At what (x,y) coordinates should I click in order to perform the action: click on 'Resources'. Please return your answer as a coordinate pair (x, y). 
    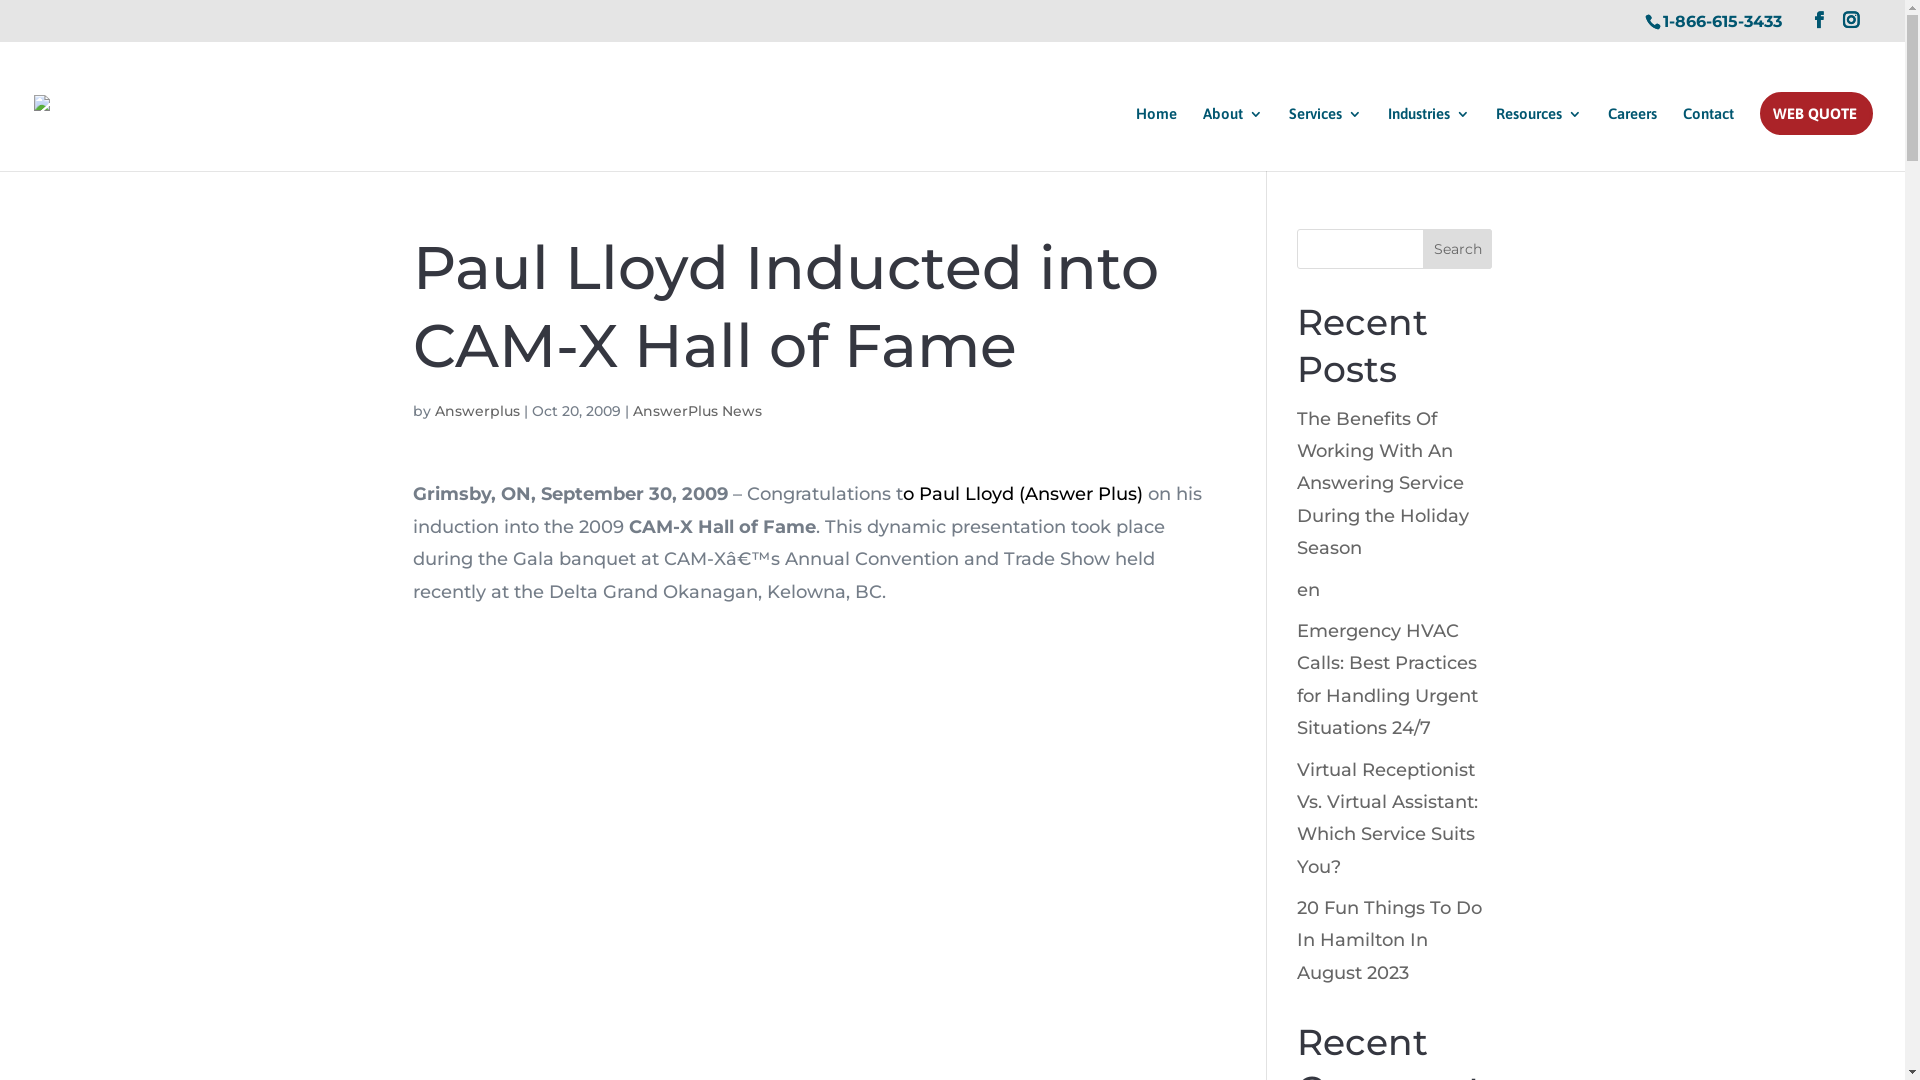
    Looking at the image, I should click on (1538, 137).